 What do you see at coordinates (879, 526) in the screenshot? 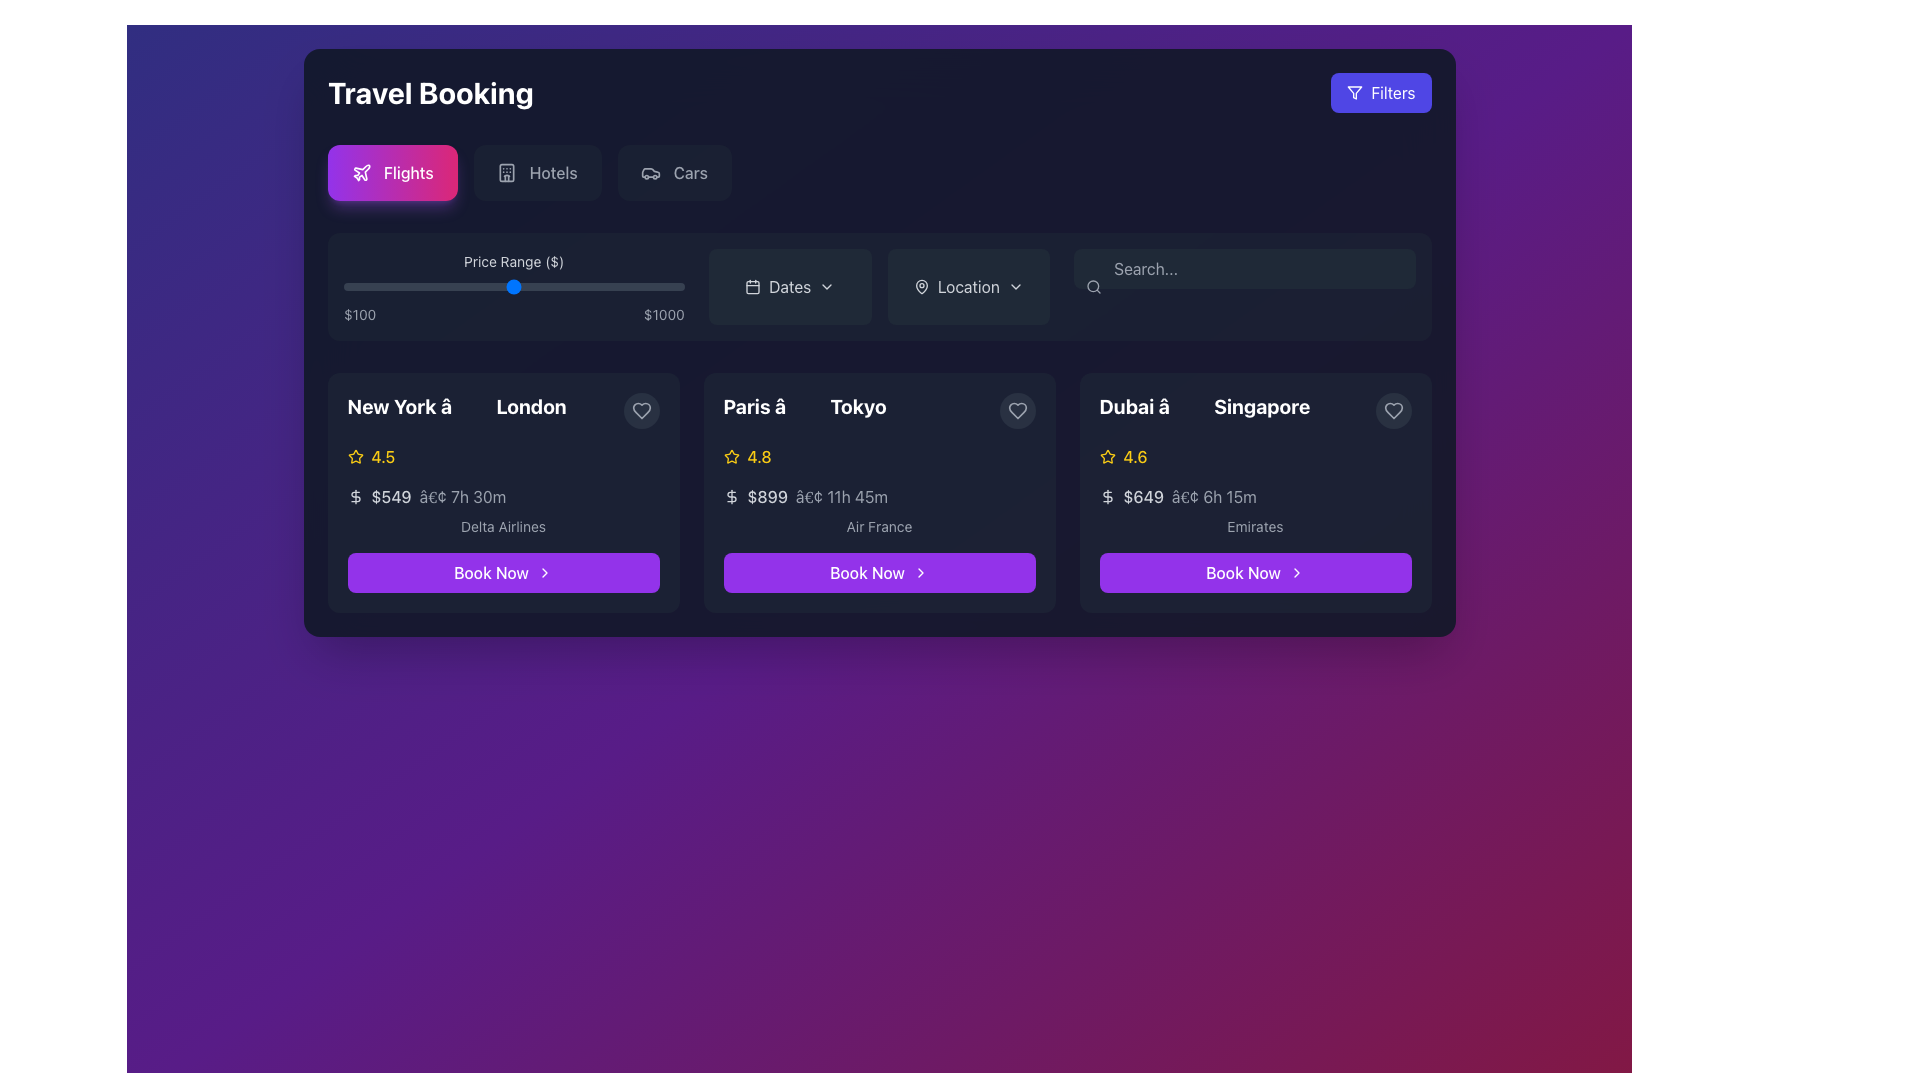
I see `the text label displaying 'Air France', which is a light gray text component positioned below the price and flight duration for the Paris to Tokyo flight option` at bounding box center [879, 526].